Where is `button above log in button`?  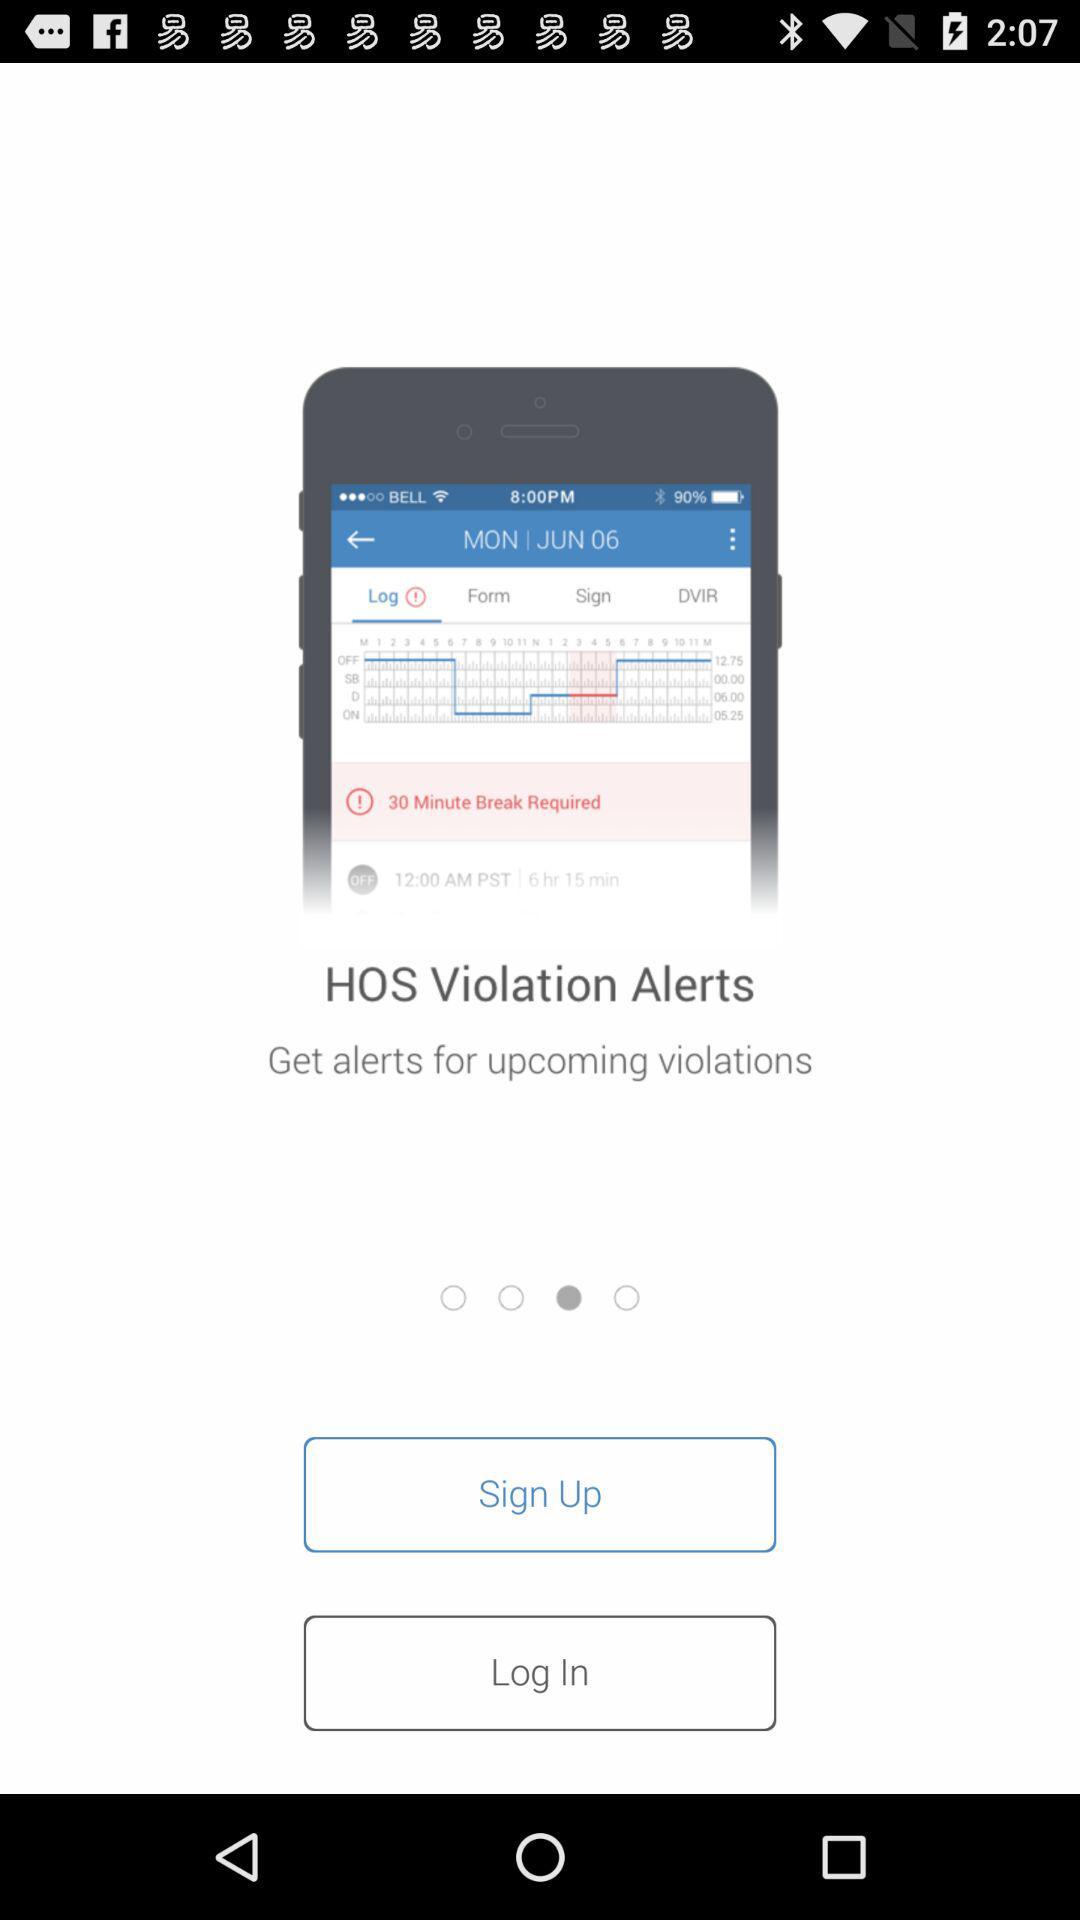
button above log in button is located at coordinates (540, 1494).